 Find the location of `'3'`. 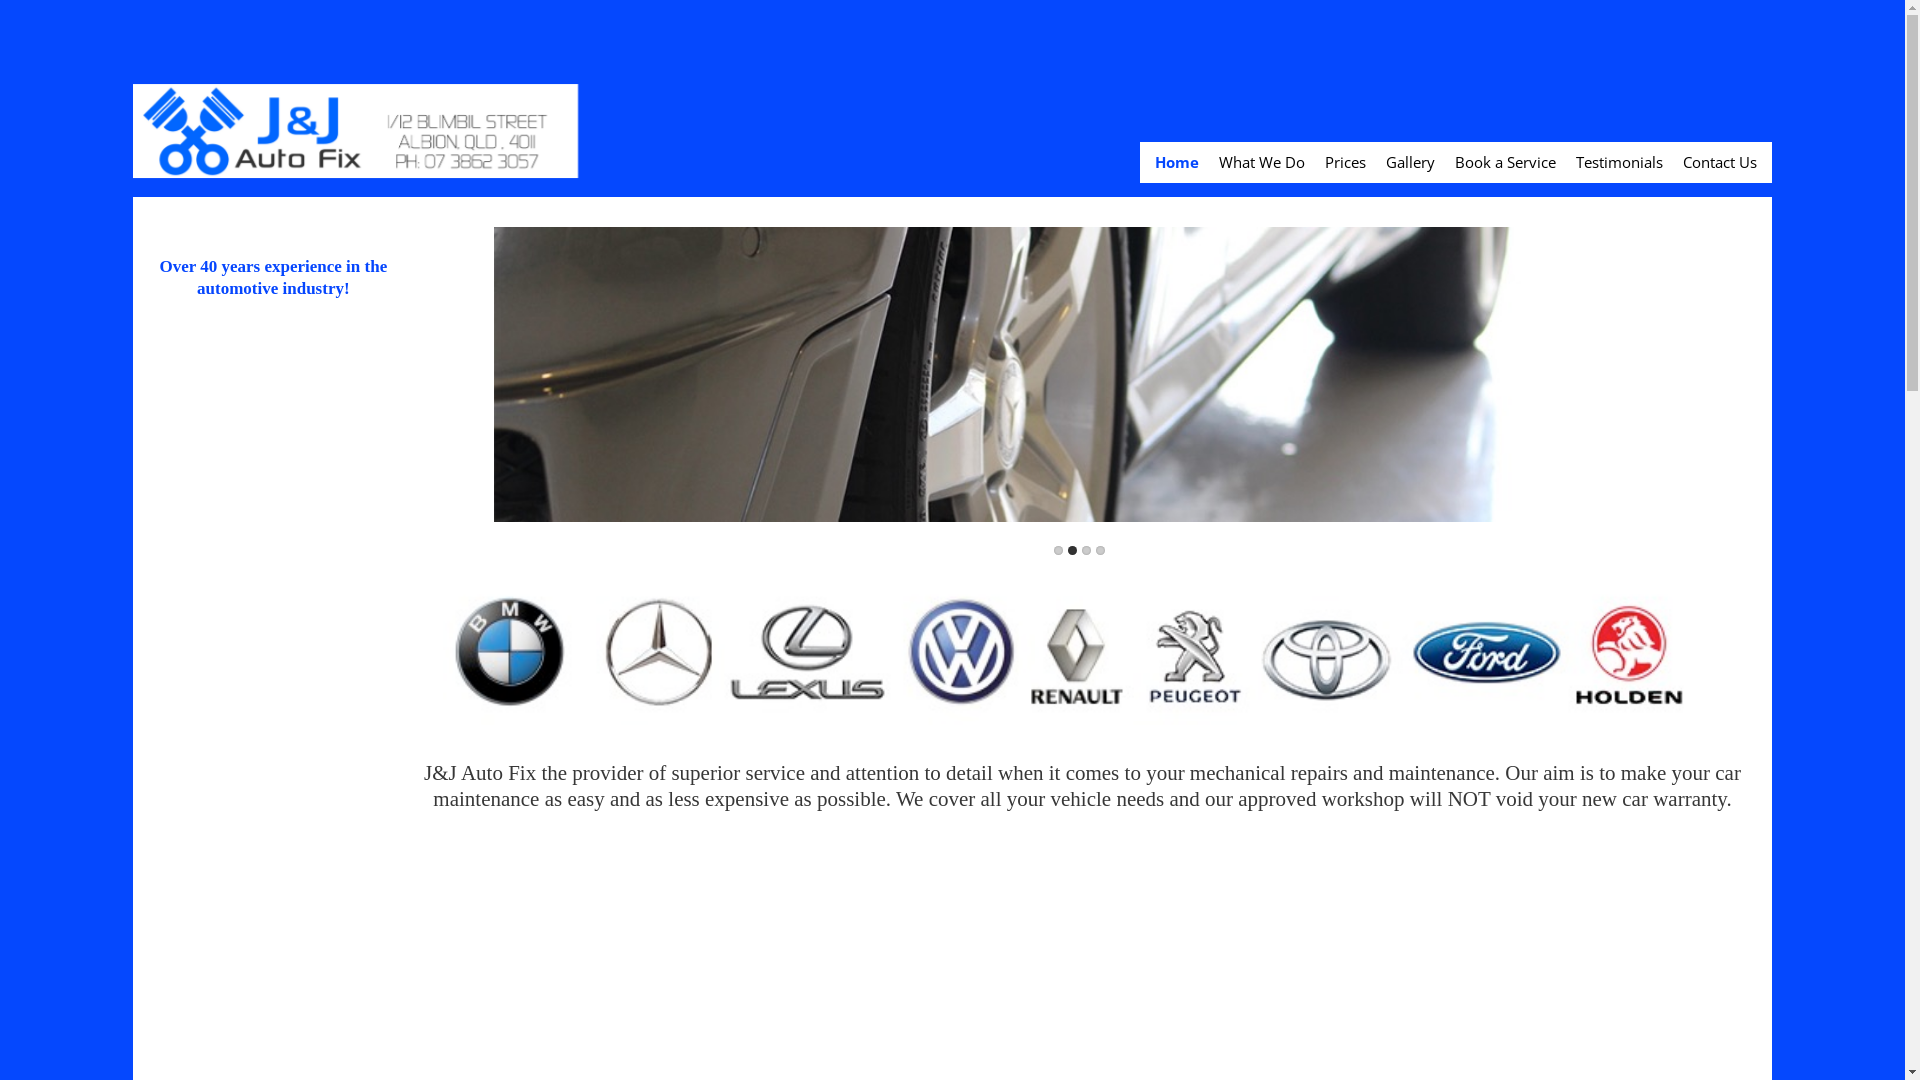

'3' is located at coordinates (1085, 550).